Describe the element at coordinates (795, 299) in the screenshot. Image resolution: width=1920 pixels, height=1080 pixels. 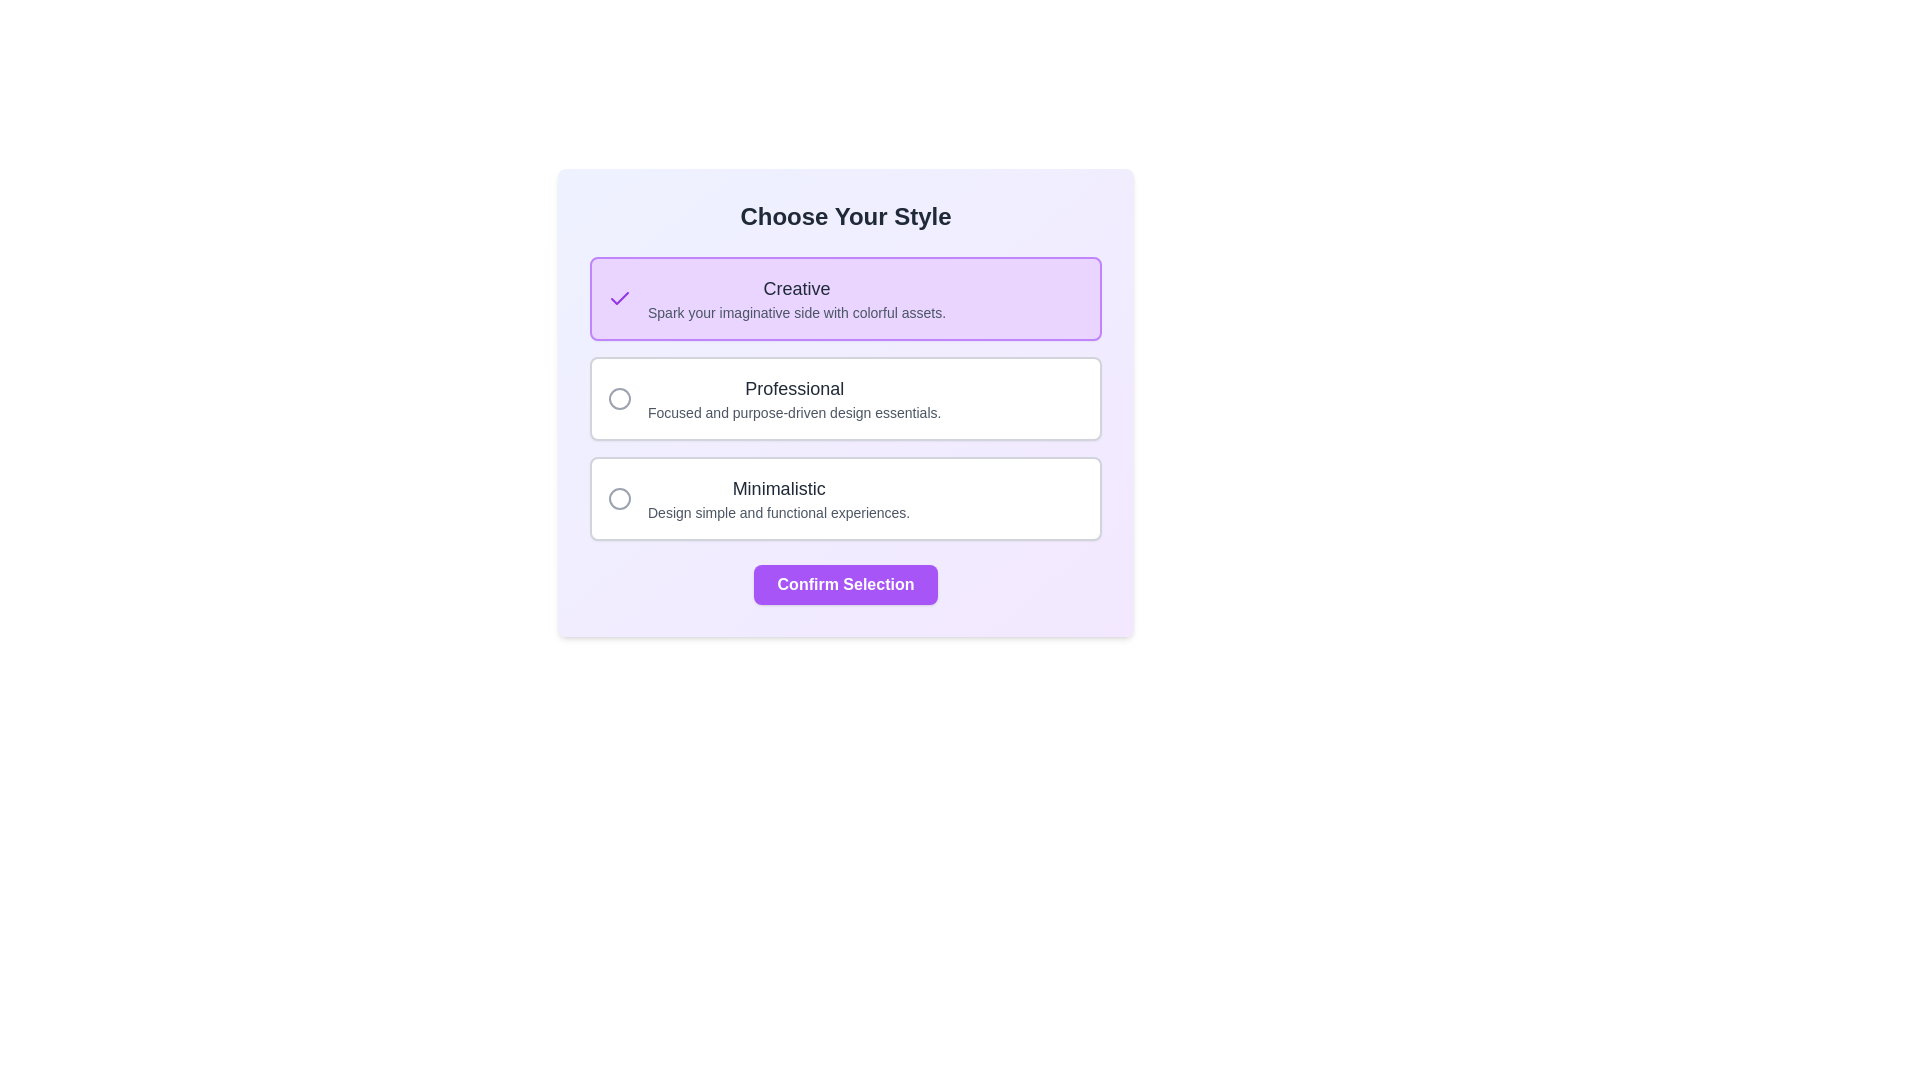
I see `the 'Creative' design style selection option, which is centrally positioned within a card that has a purple background and borders, located at the topmost option of a list` at that location.